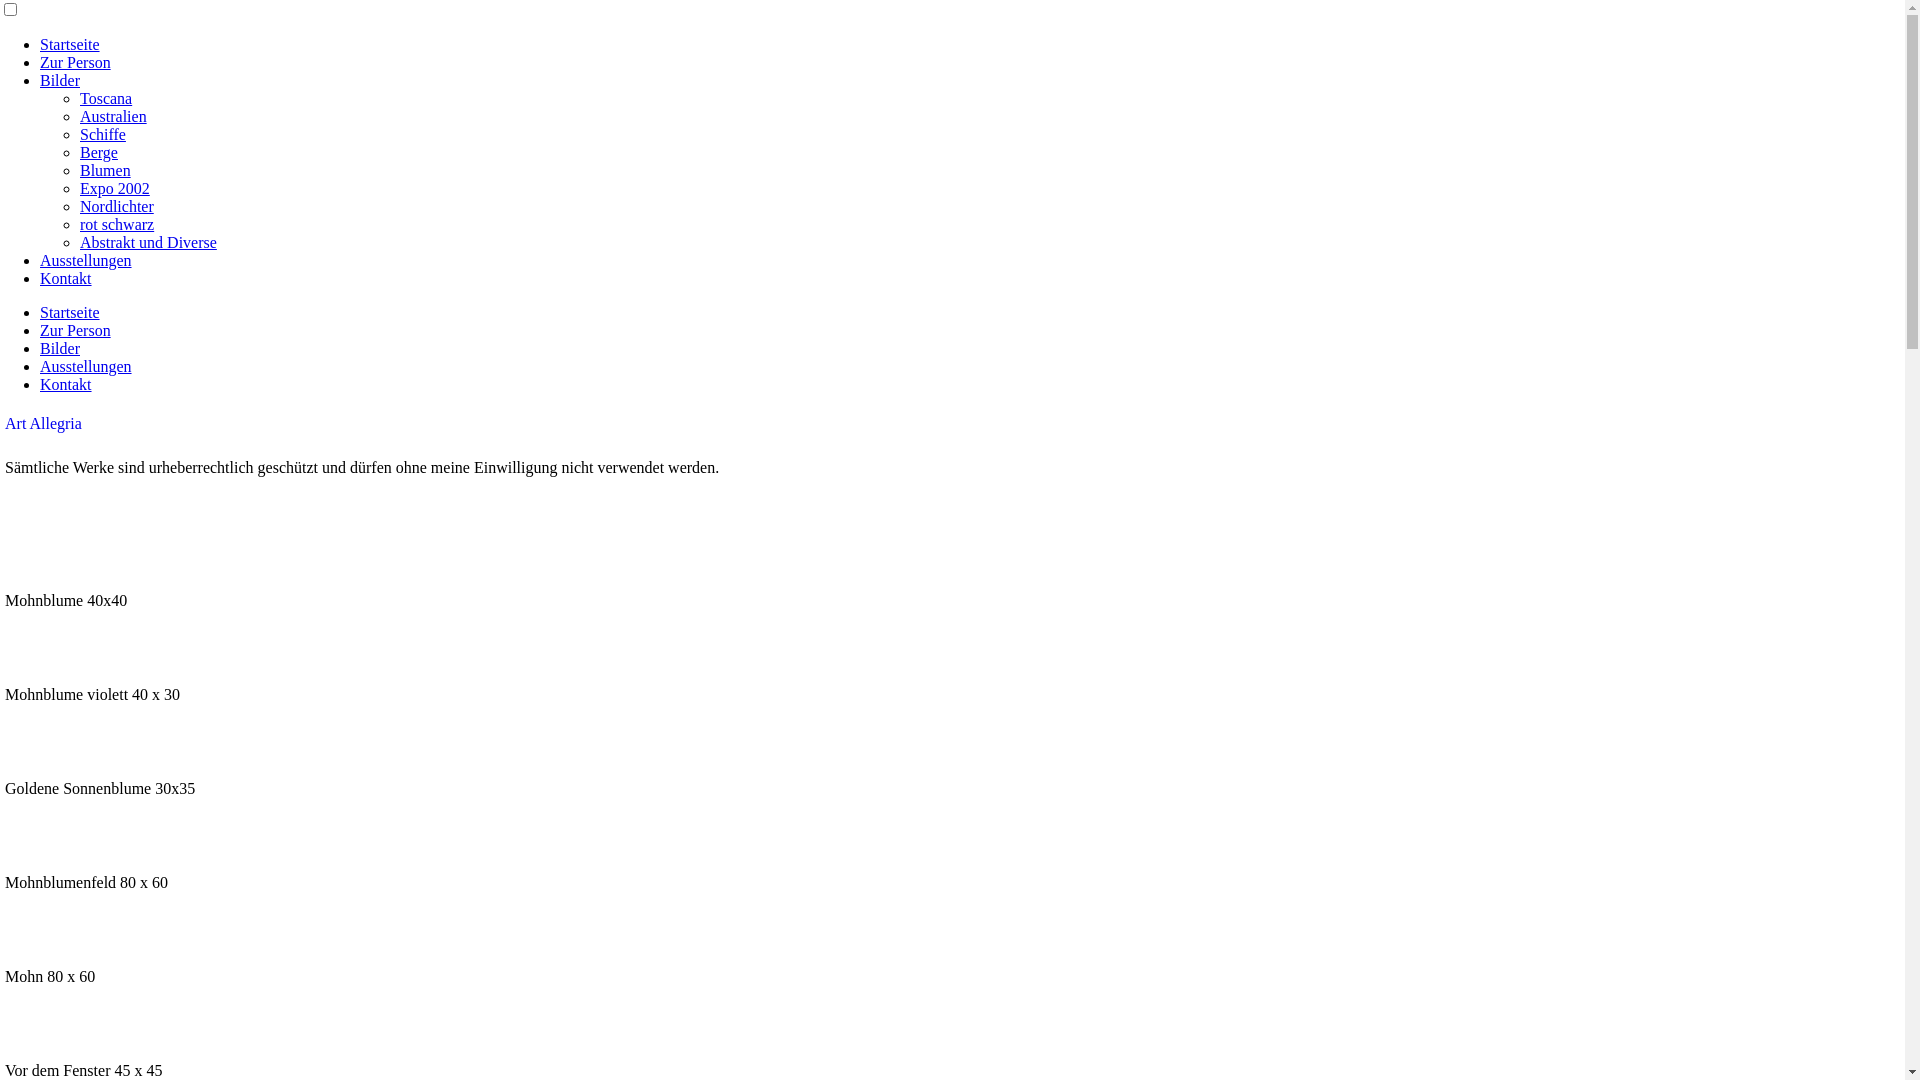 The height and width of the screenshot is (1080, 1920). What do you see at coordinates (115, 206) in the screenshot?
I see `'Nordlichter'` at bounding box center [115, 206].